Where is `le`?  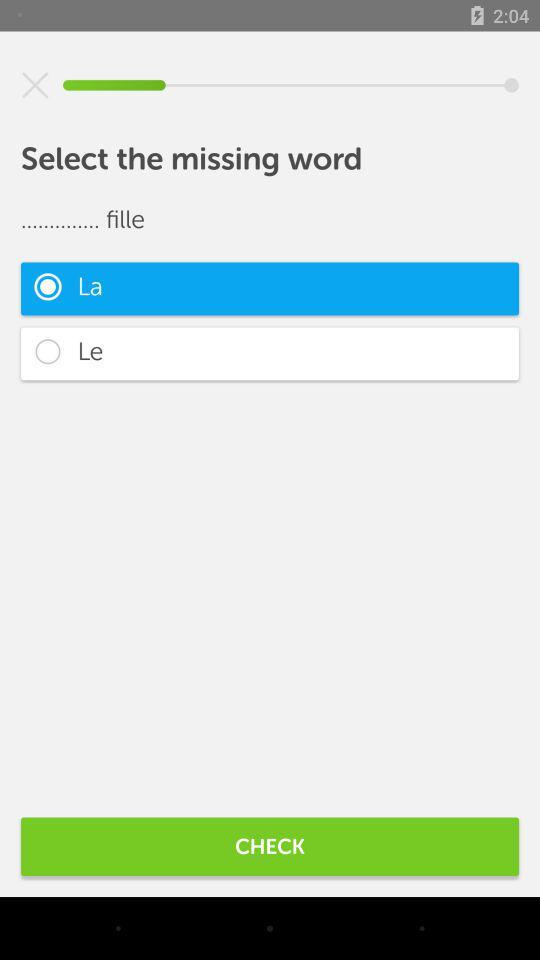
le is located at coordinates (270, 353).